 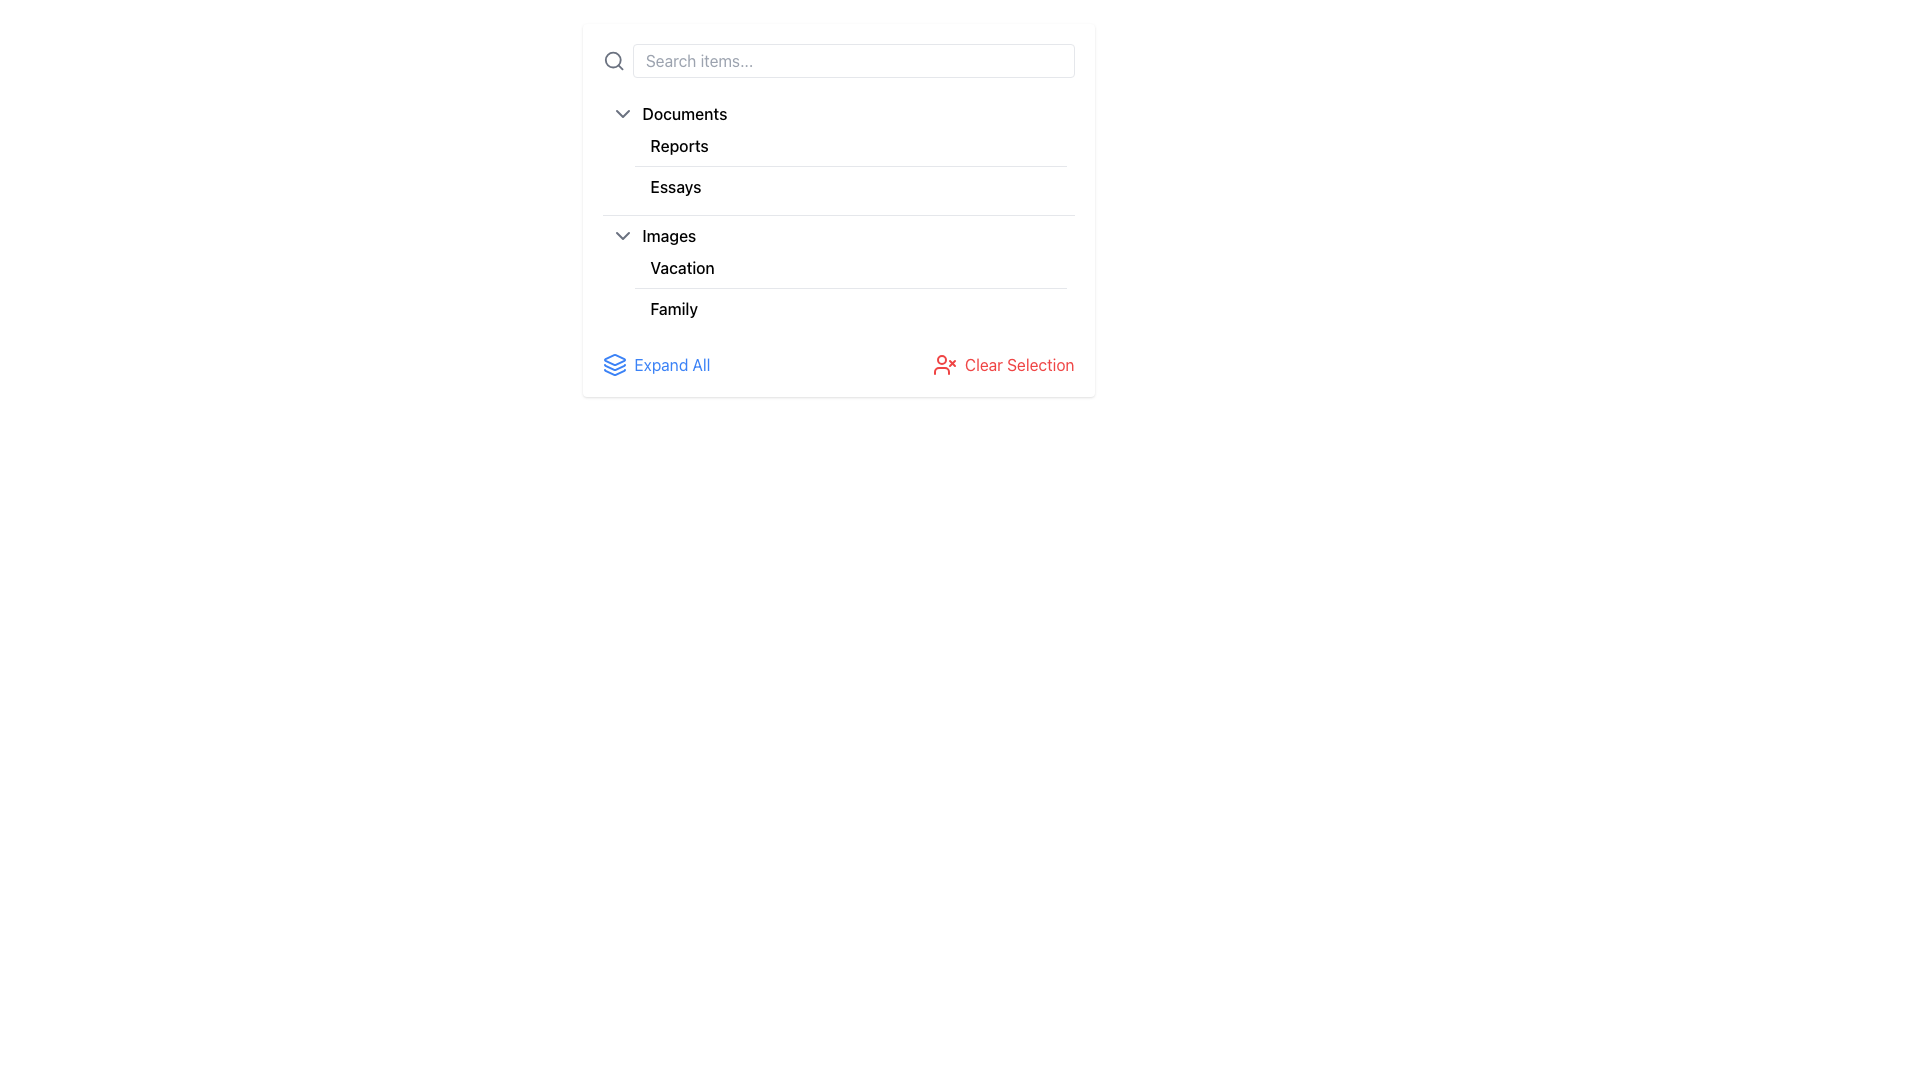 I want to click on the 'Expand All' or 'Clear Selection' buttons within the composite control for tooltip or visual feedback, so click(x=838, y=365).